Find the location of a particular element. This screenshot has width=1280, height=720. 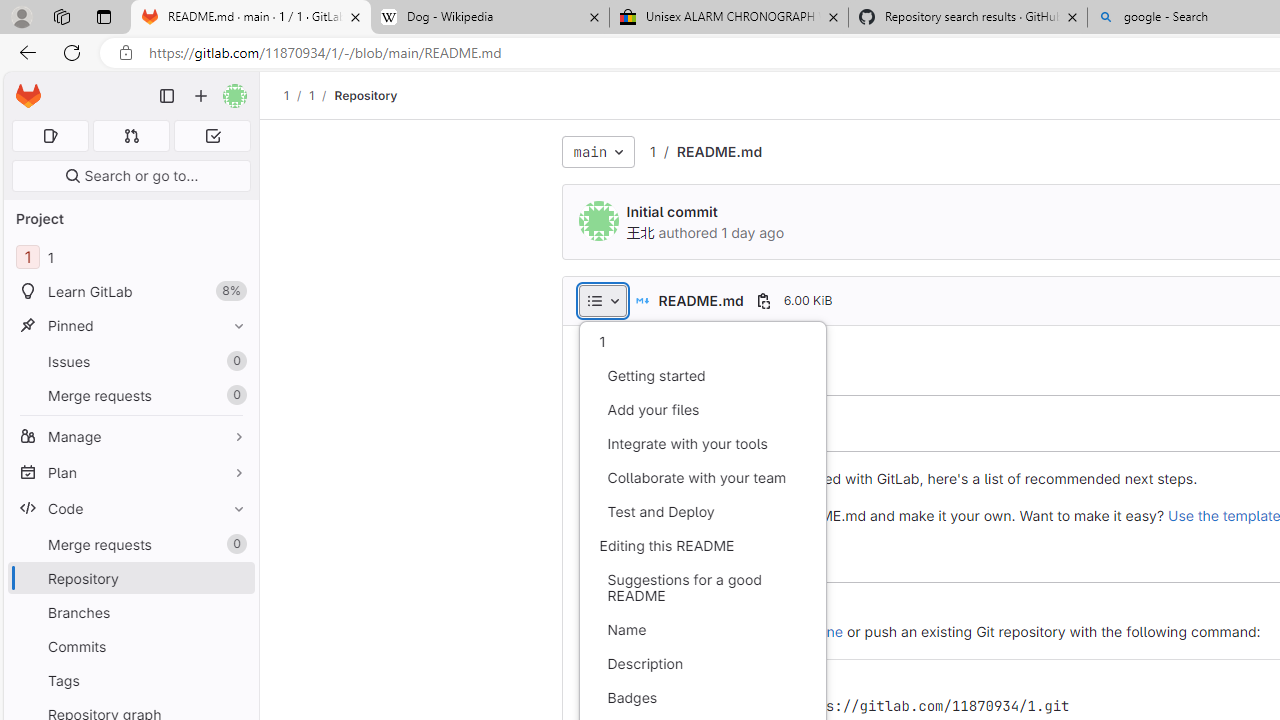

'Primary navigation sidebar' is located at coordinates (167, 96).